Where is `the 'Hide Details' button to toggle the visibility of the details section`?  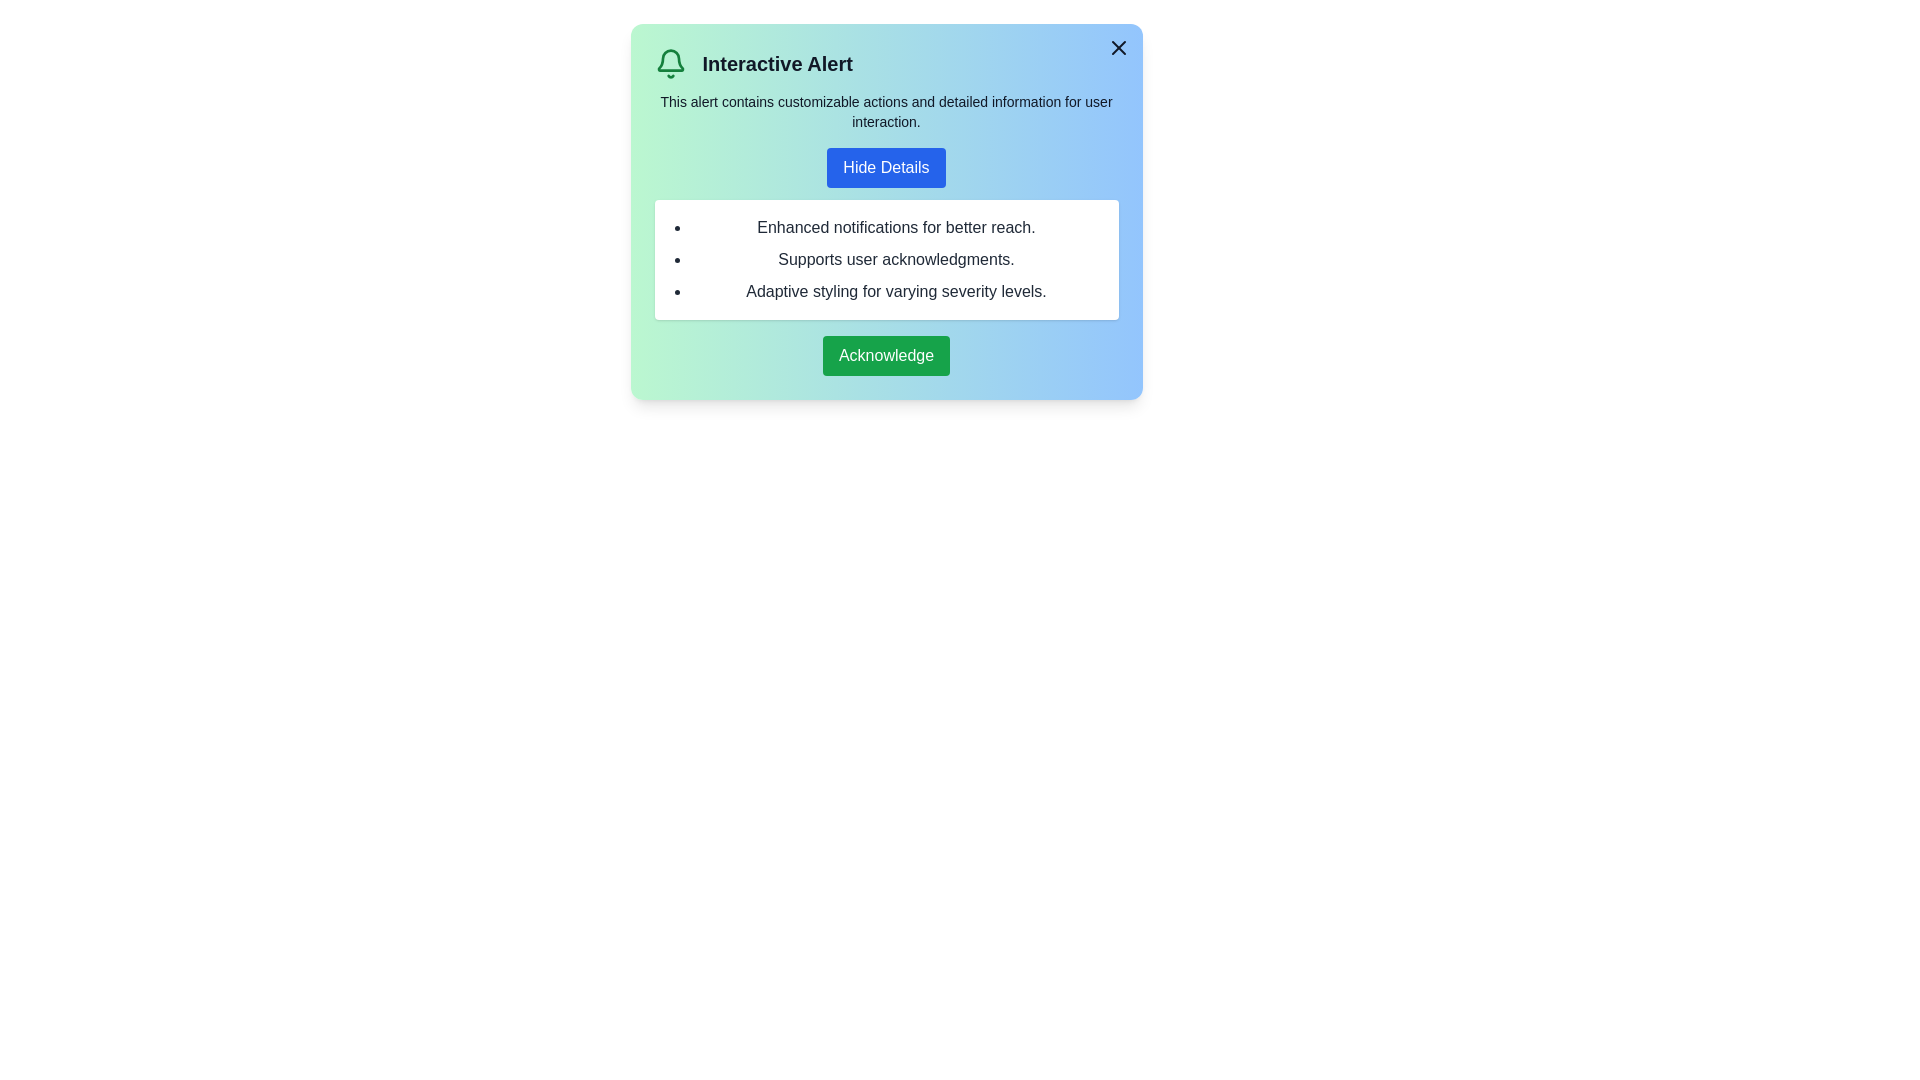
the 'Hide Details' button to toggle the visibility of the details section is located at coordinates (885, 167).